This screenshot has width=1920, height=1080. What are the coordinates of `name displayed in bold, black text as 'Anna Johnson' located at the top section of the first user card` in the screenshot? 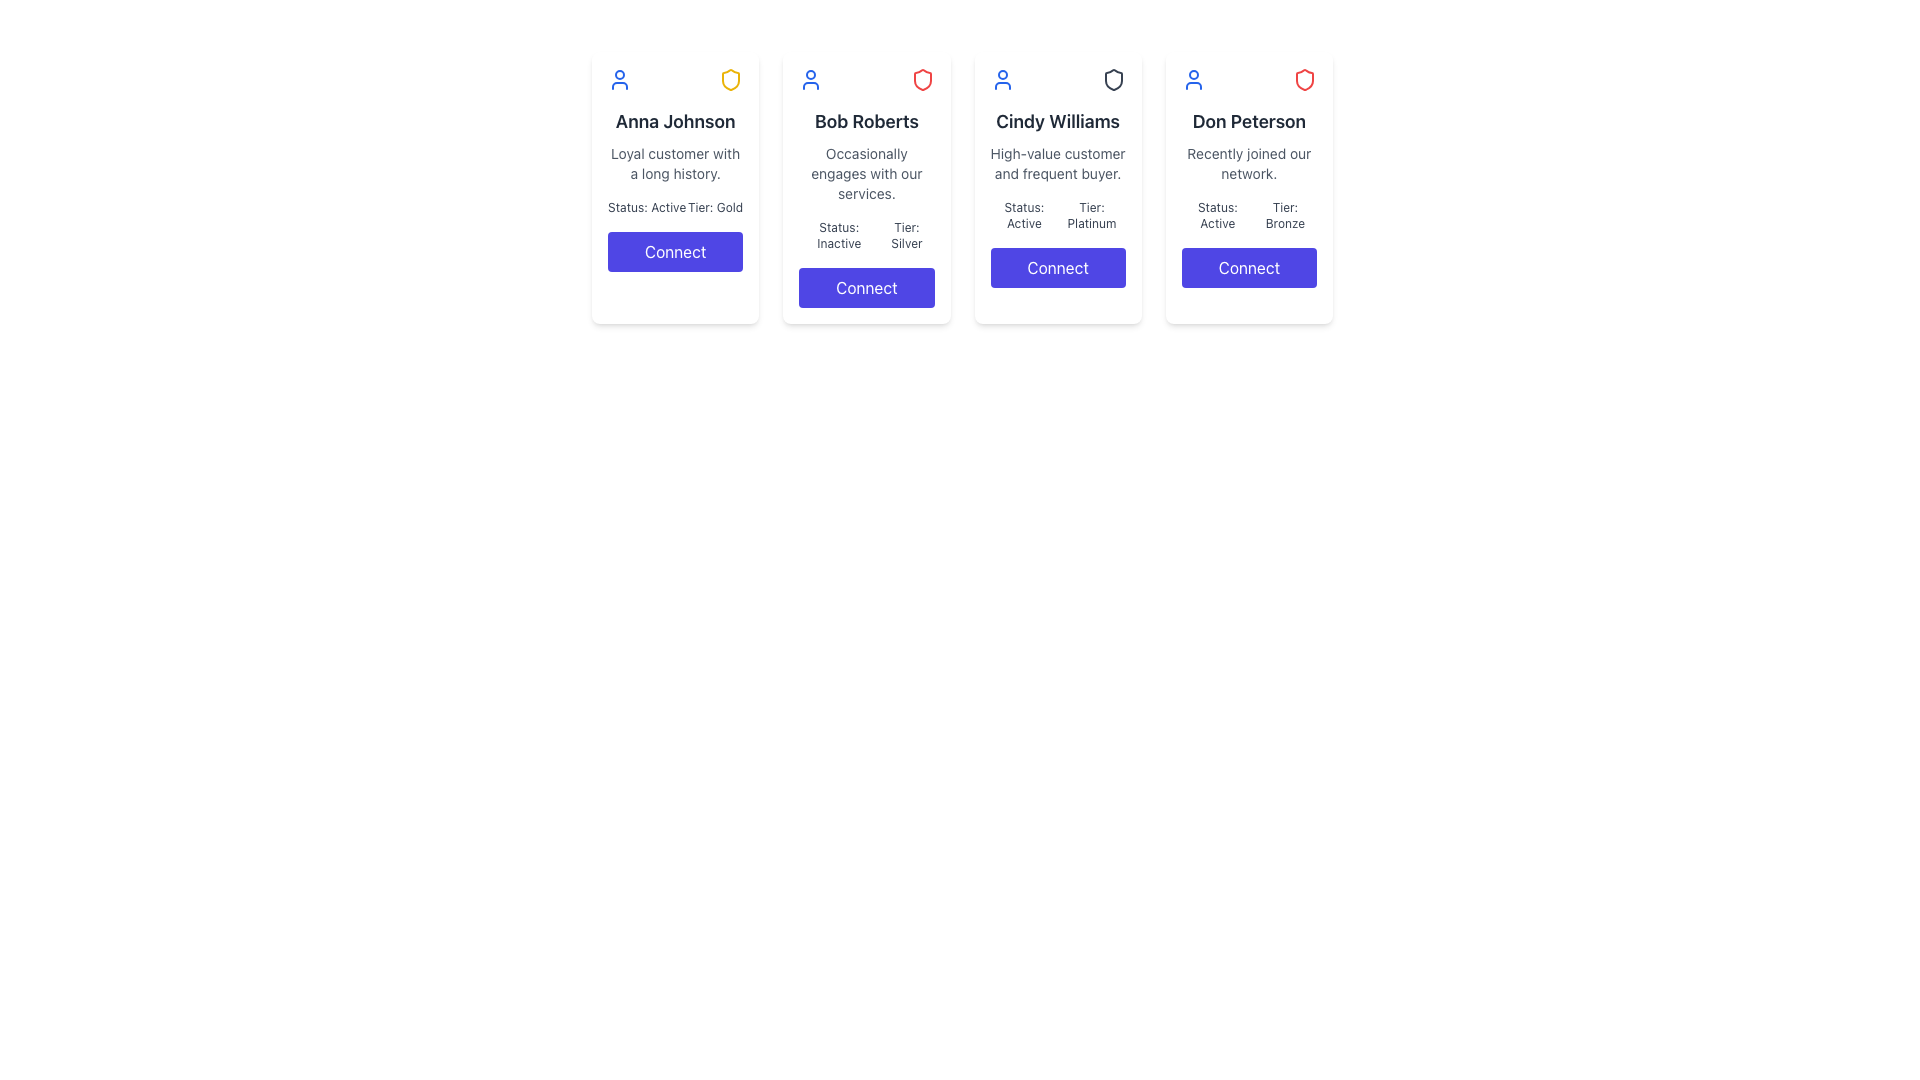 It's located at (675, 122).